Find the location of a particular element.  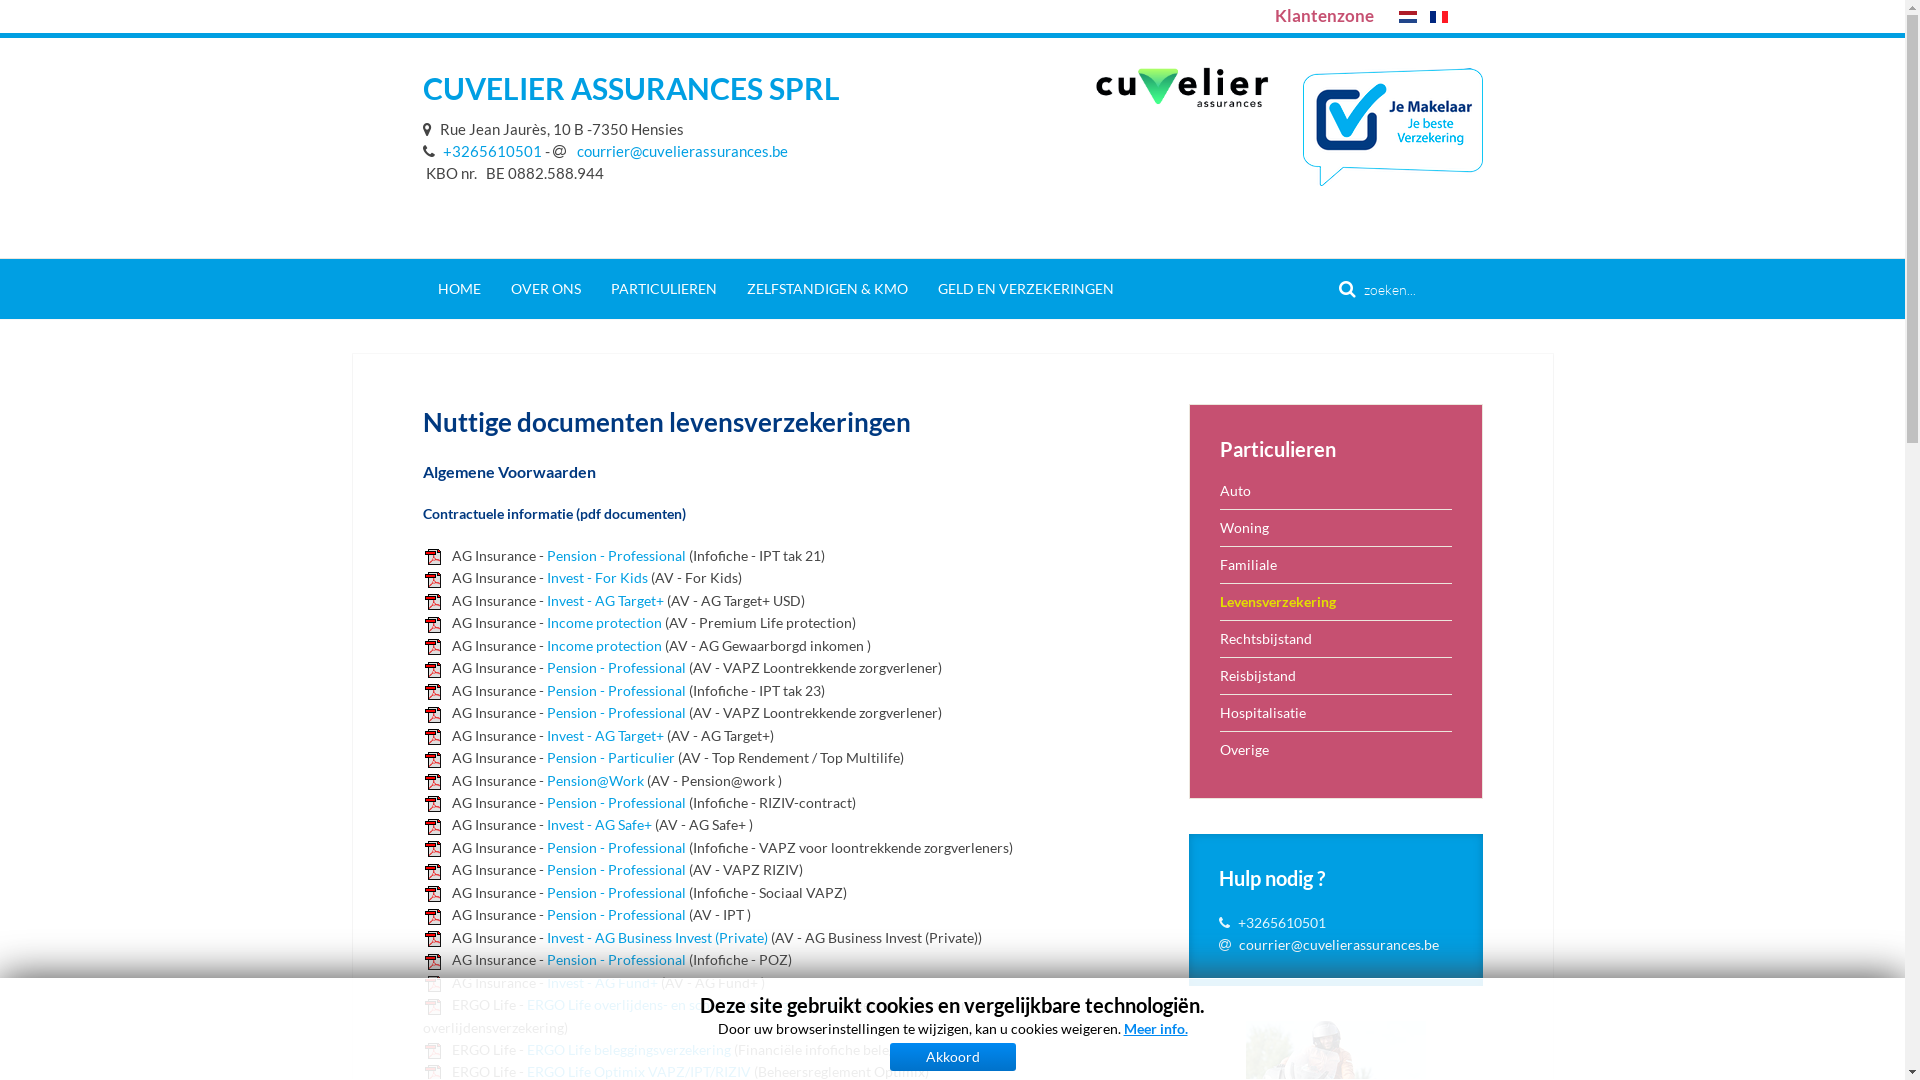

'Income protection' is located at coordinates (602, 645).